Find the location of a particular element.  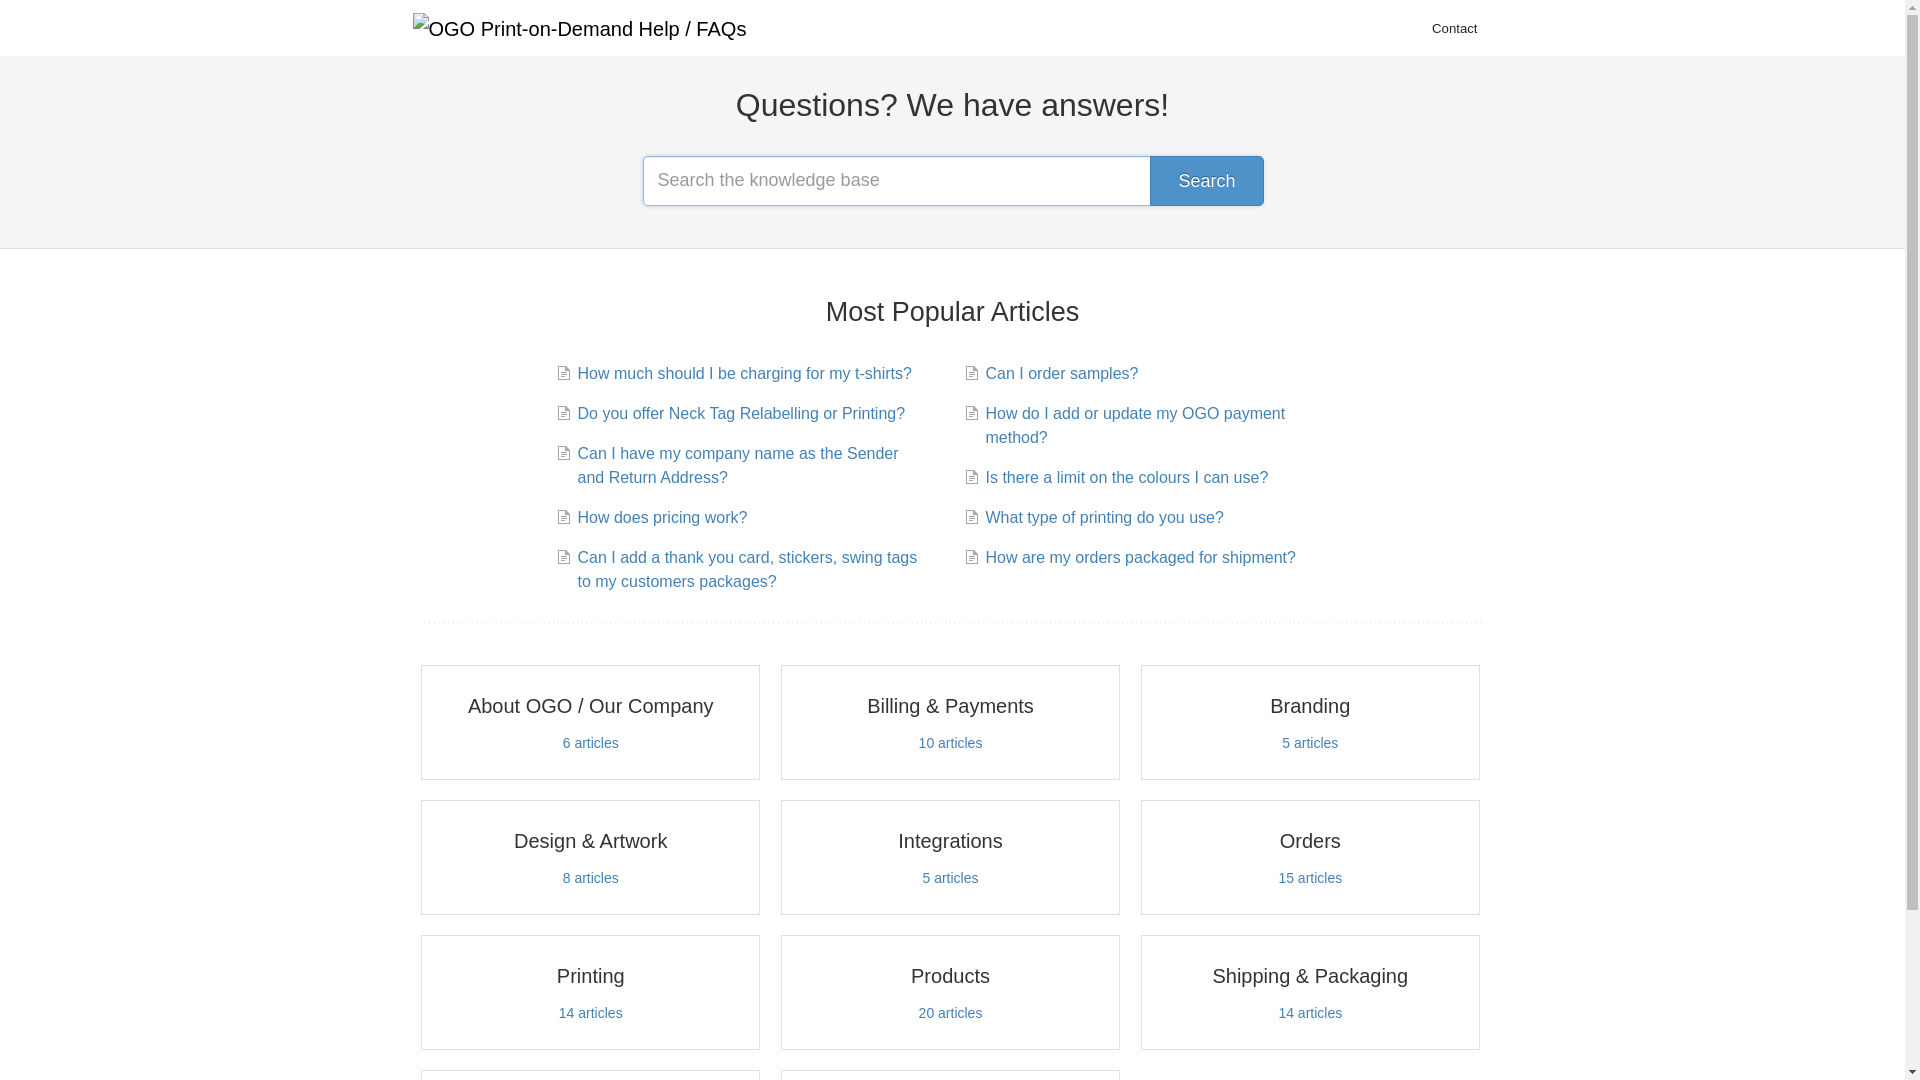

'search-query' is located at coordinates (642, 181).